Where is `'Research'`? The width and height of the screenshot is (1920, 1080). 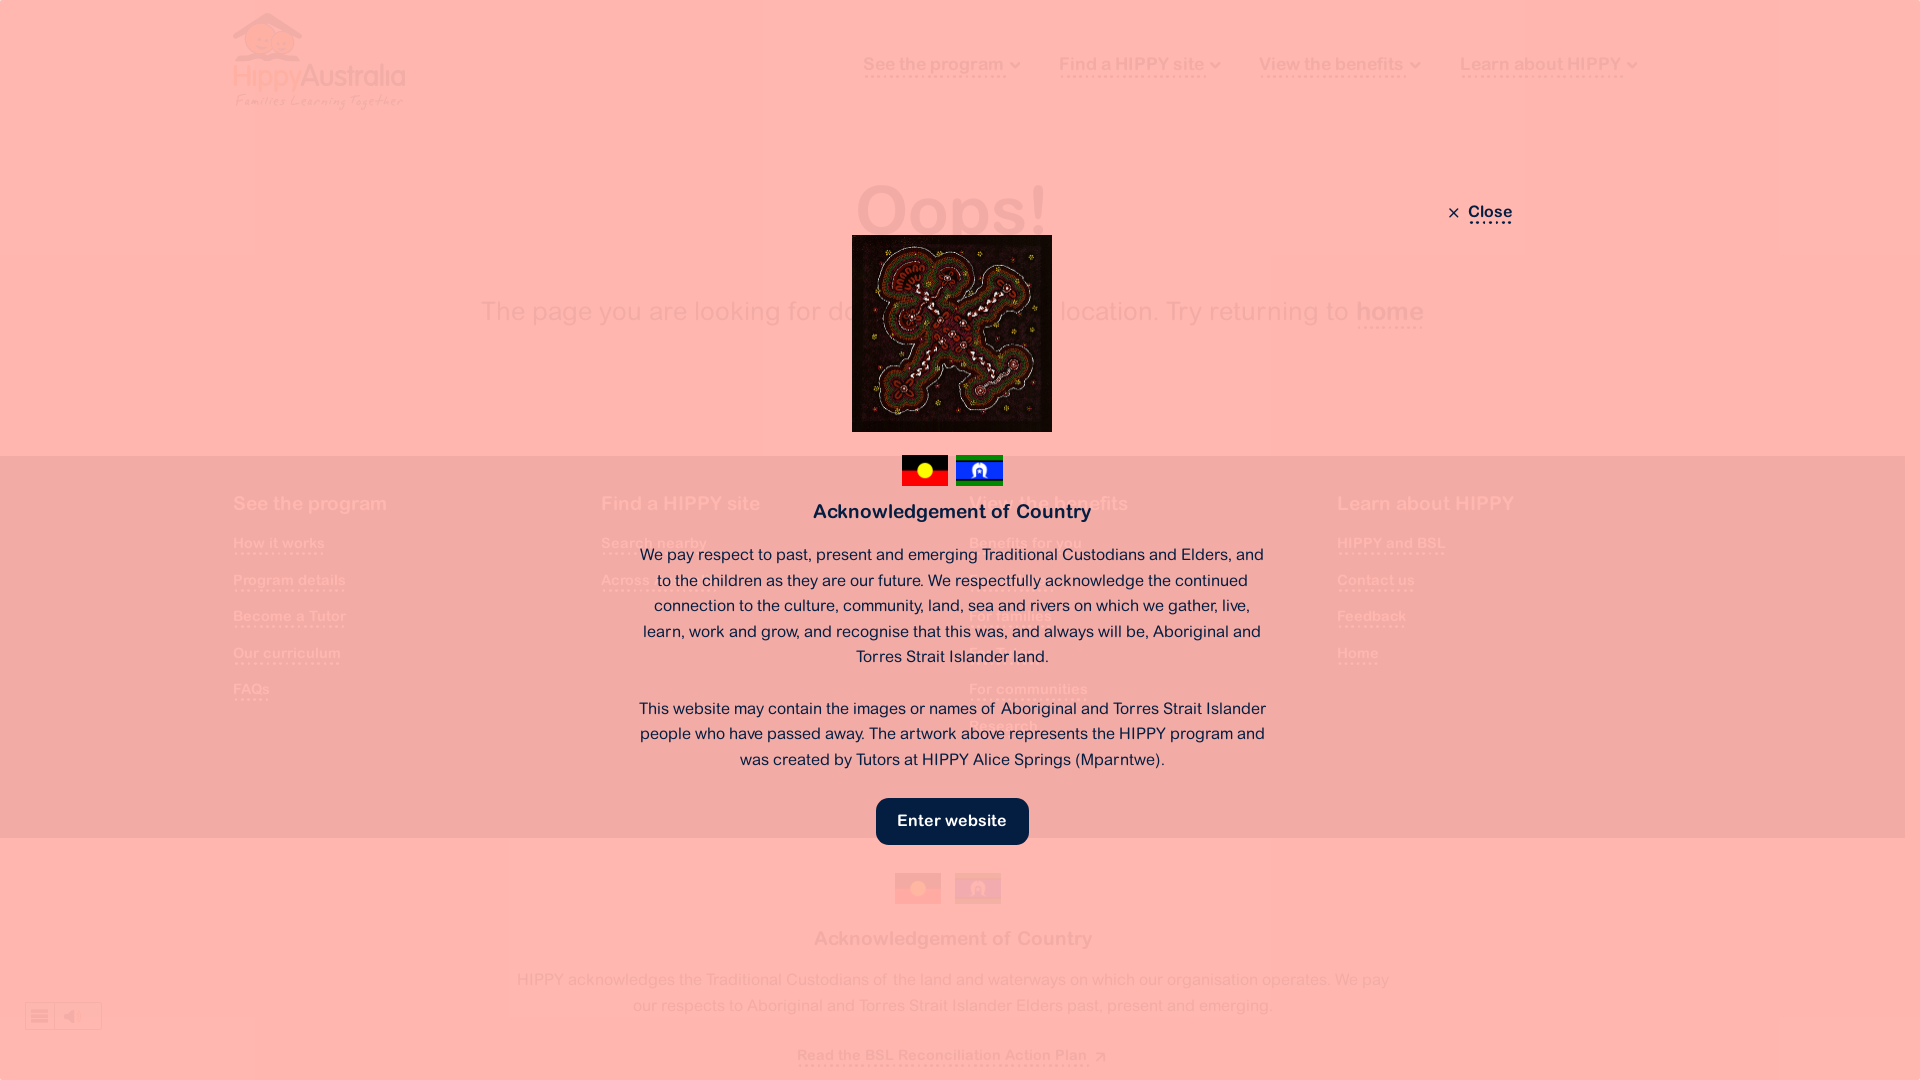
'Research' is located at coordinates (1002, 725).